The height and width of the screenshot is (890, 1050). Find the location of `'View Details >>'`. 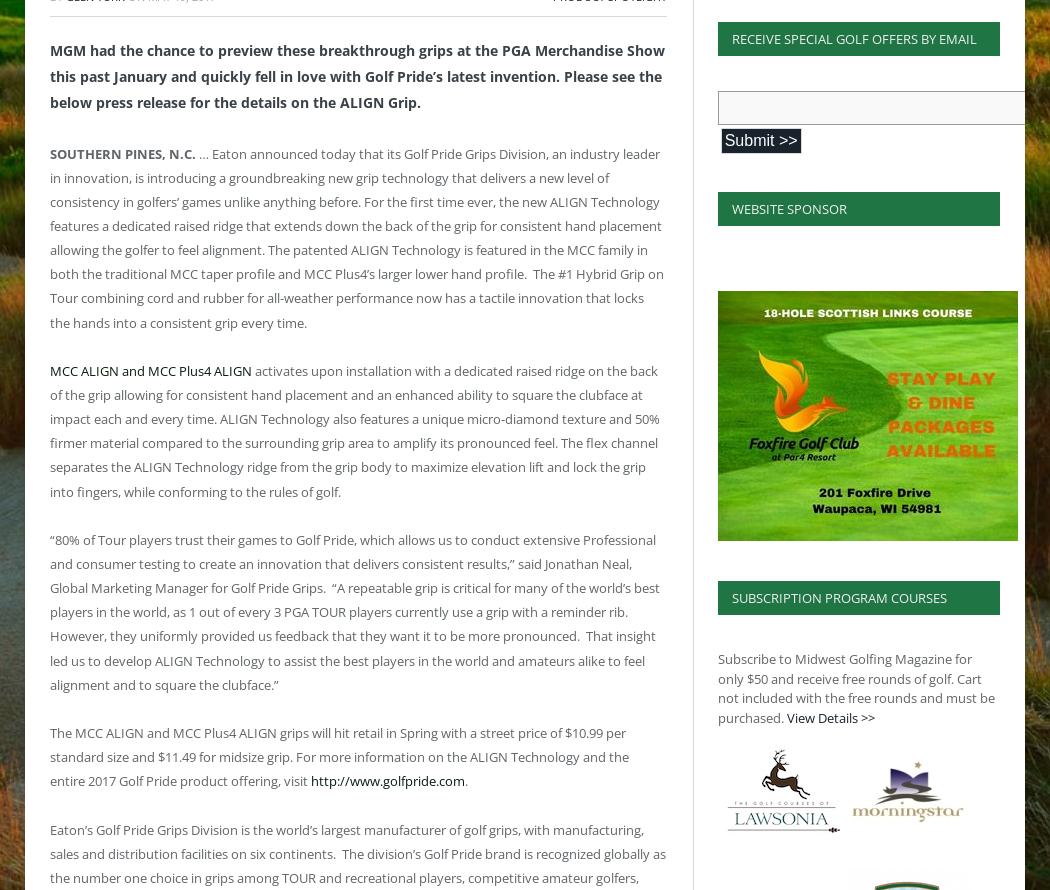

'View Details >>' is located at coordinates (830, 715).